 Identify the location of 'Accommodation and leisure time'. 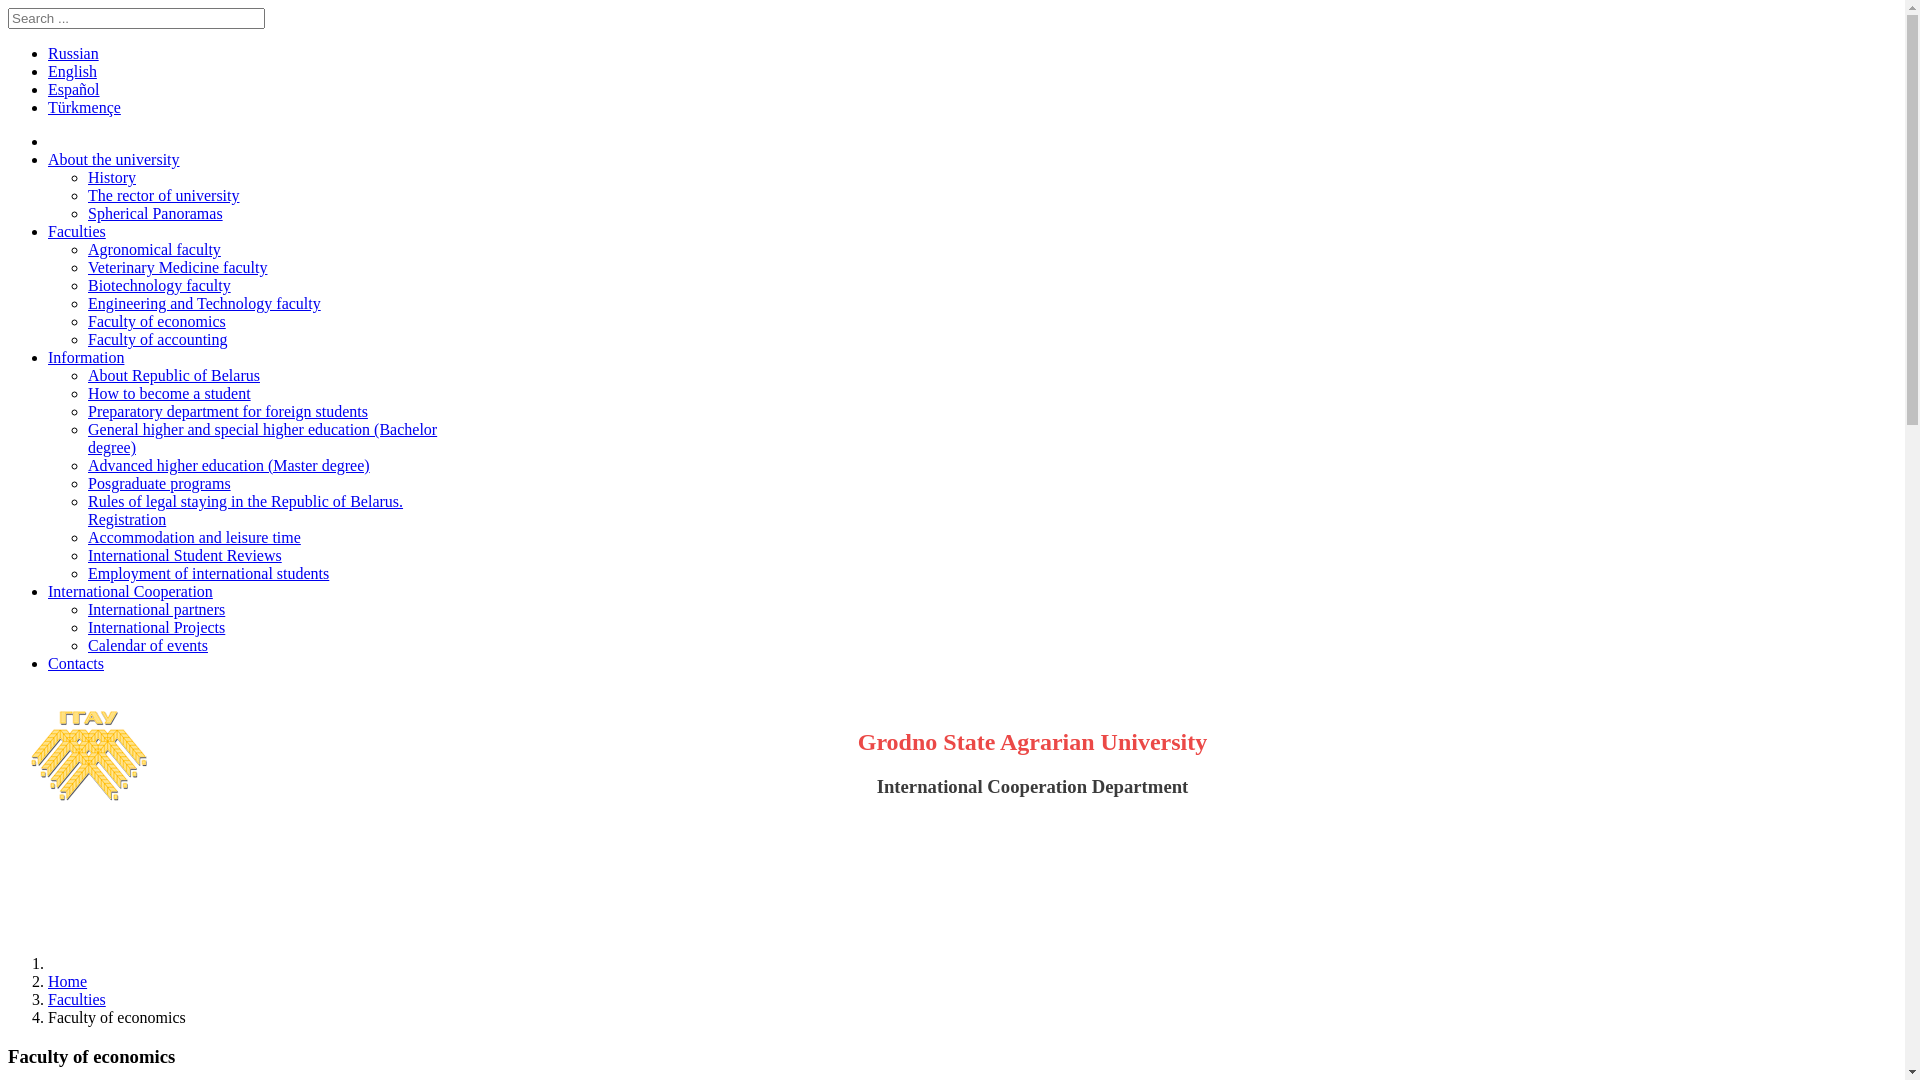
(194, 536).